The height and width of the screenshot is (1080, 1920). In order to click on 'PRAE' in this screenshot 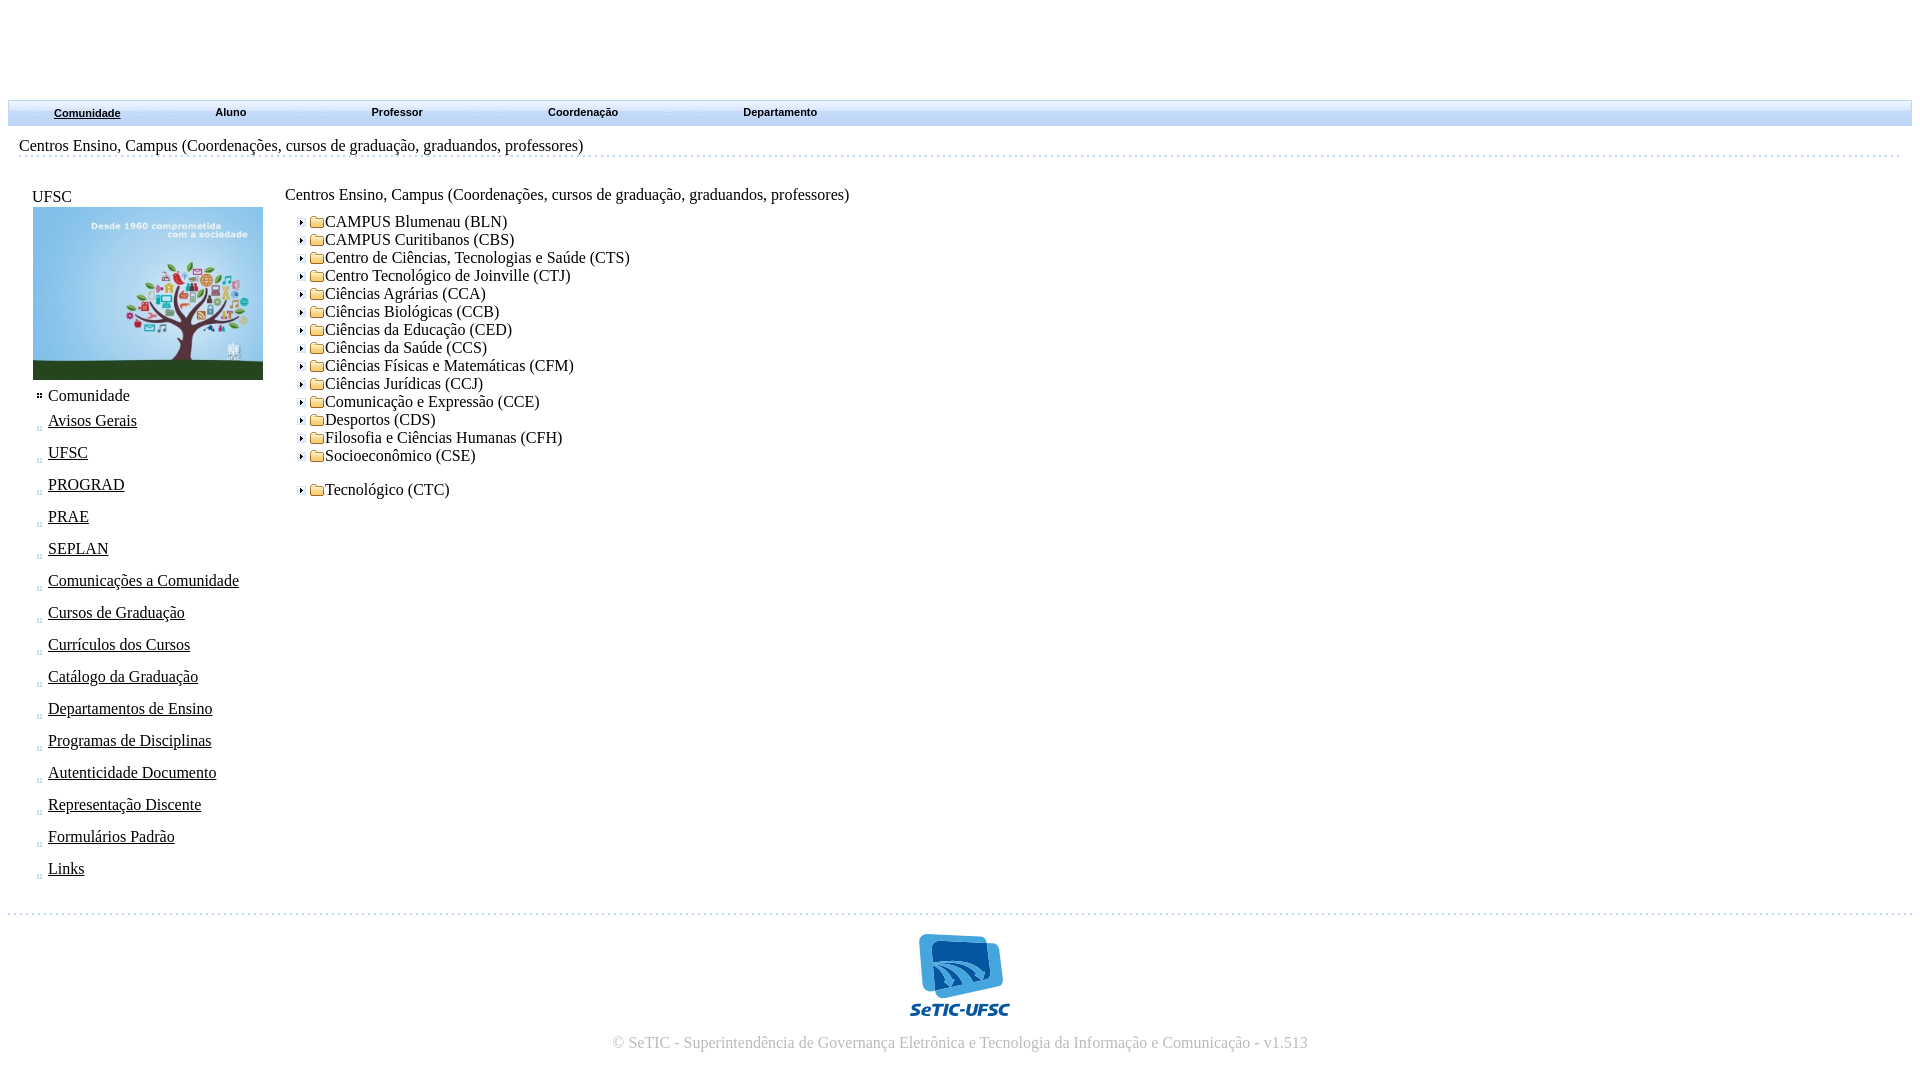, I will do `click(48, 515)`.